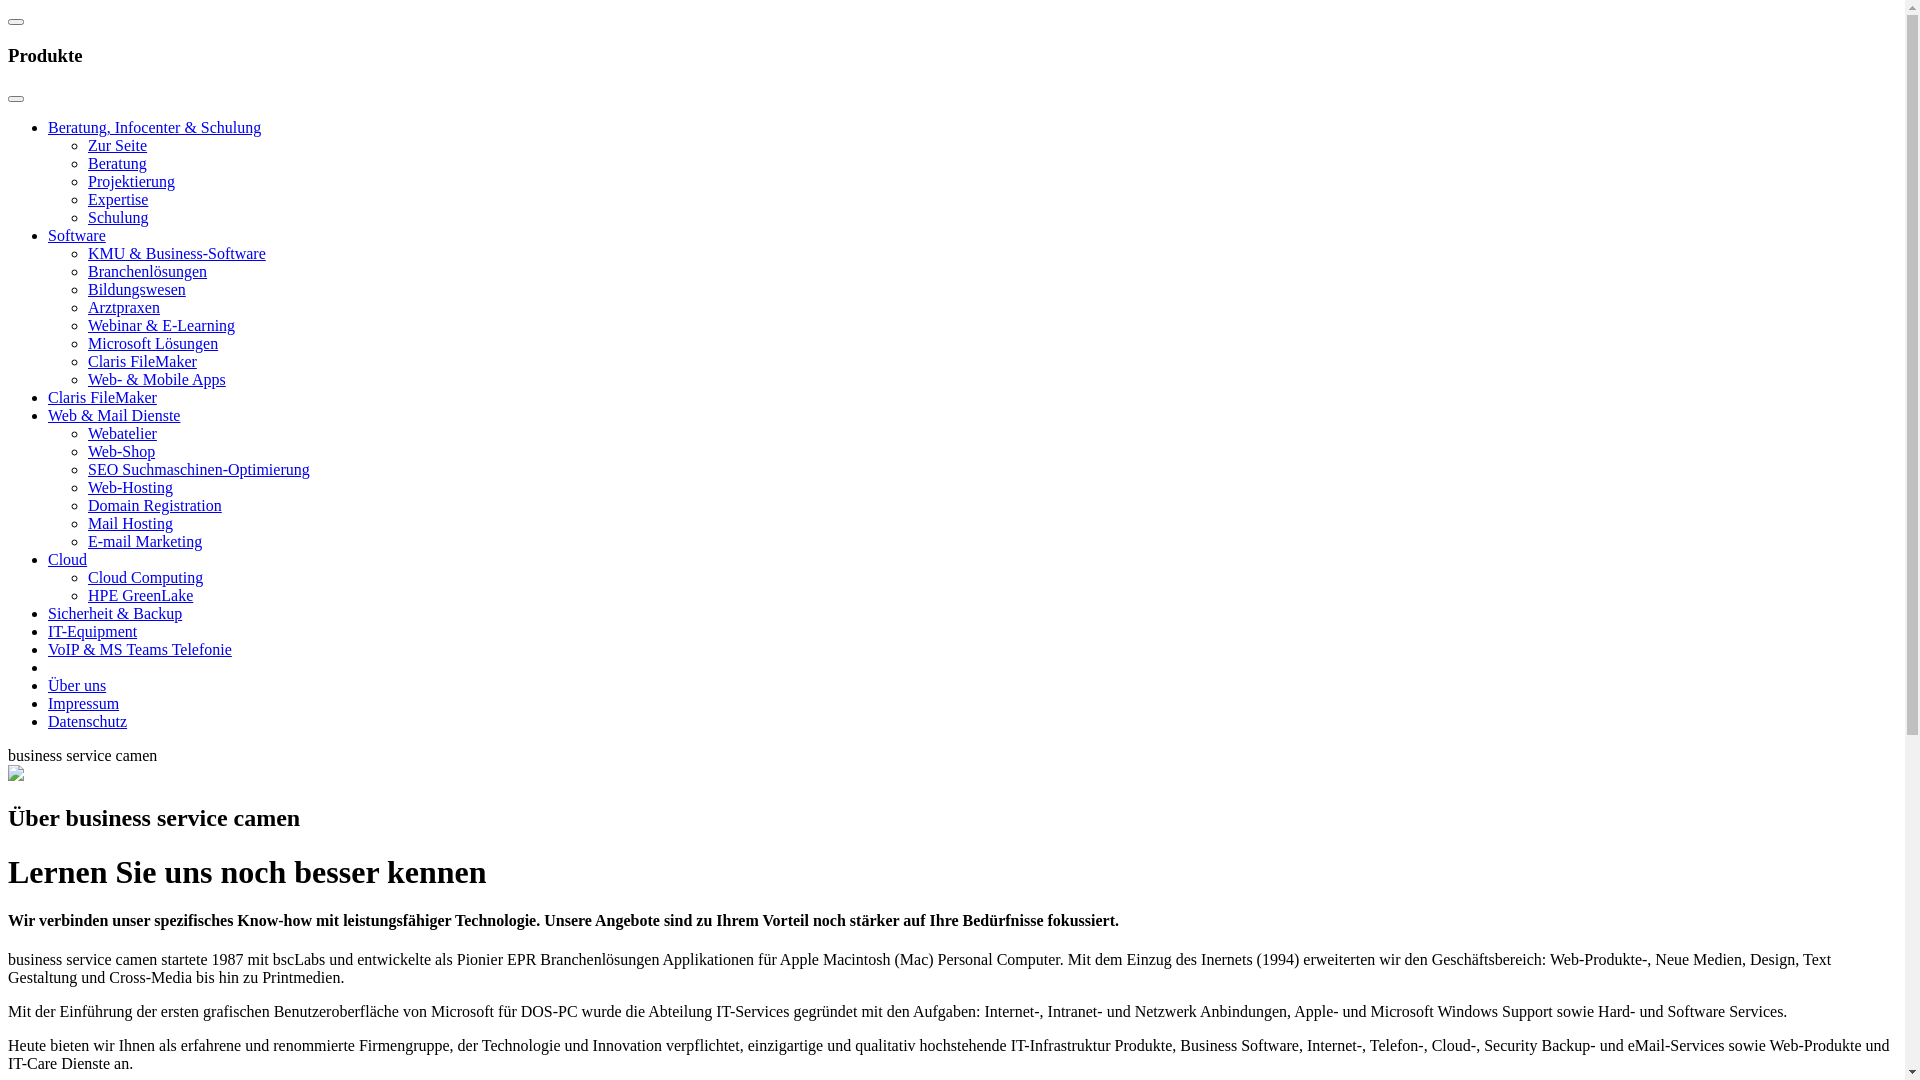 Image resolution: width=1920 pixels, height=1080 pixels. Describe the element at coordinates (161, 324) in the screenshot. I see `'Webinar & E-Learning'` at that location.